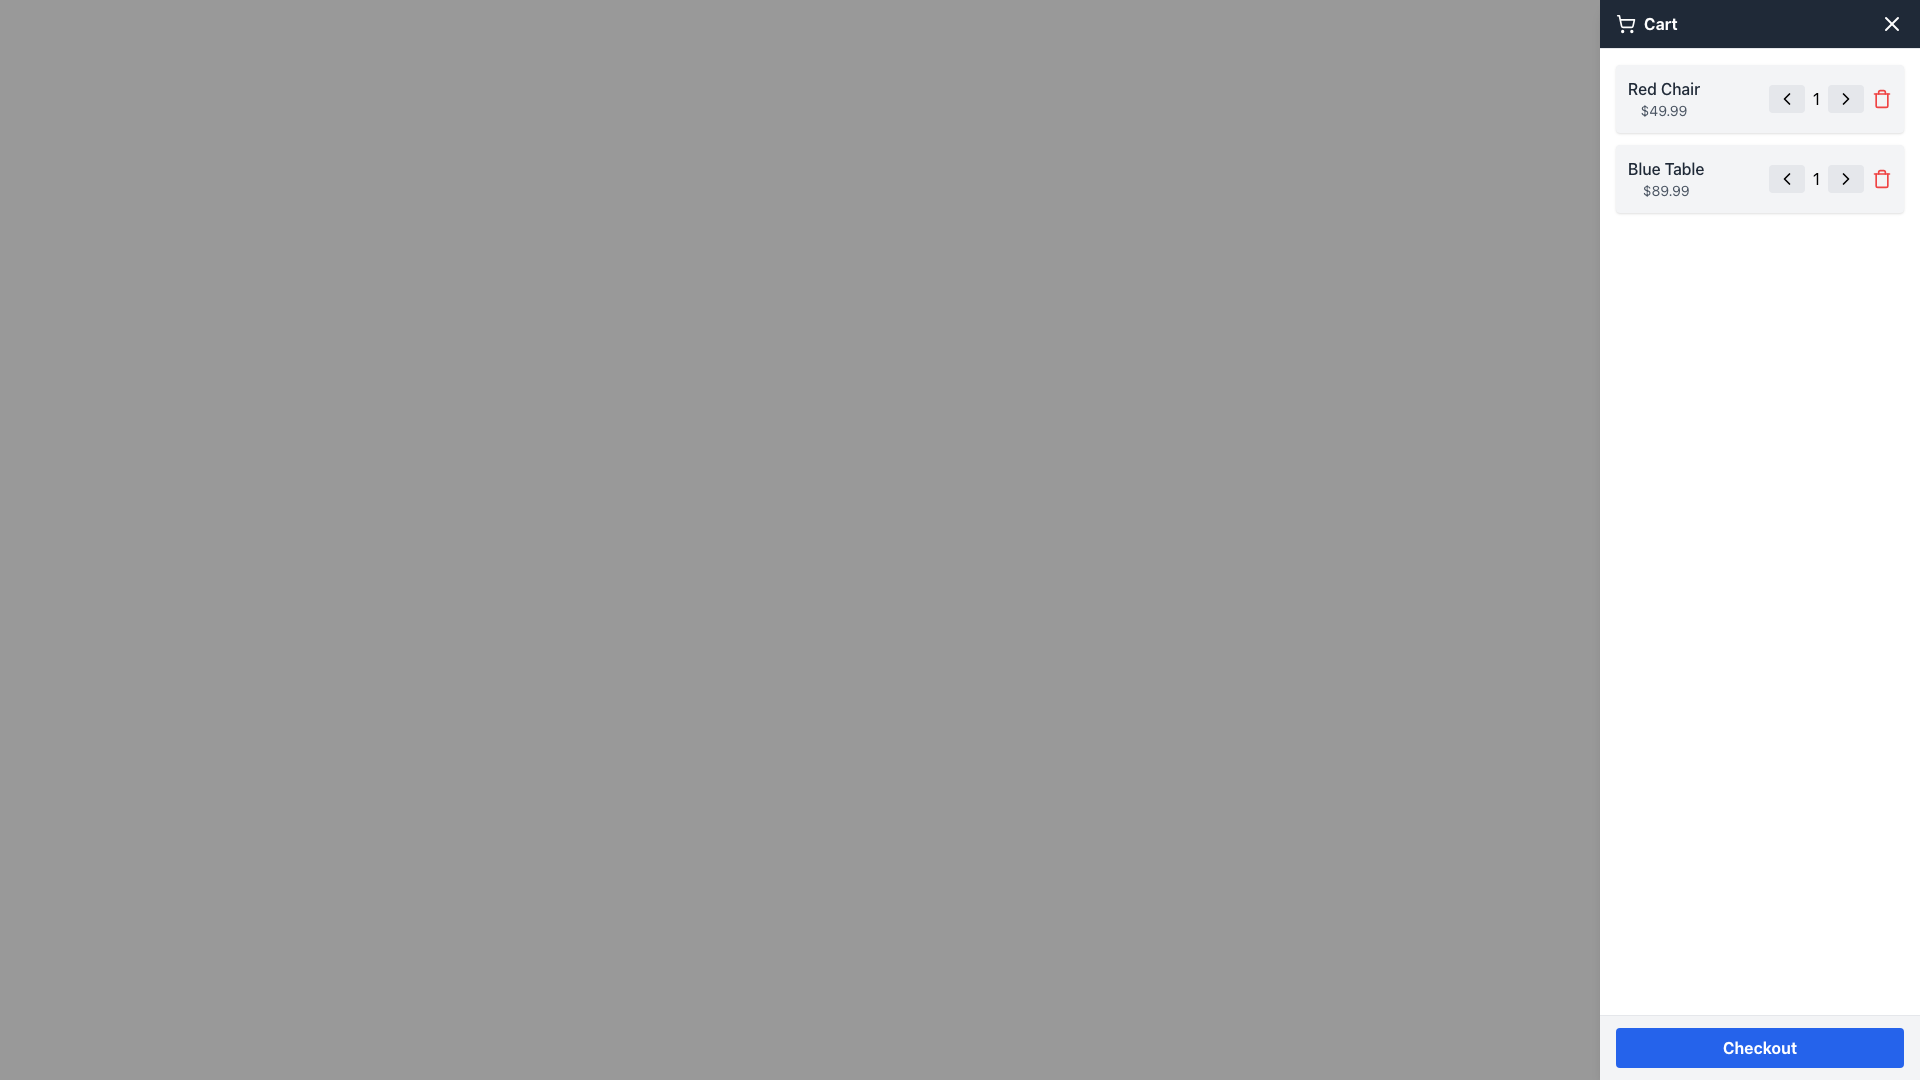  Describe the element at coordinates (1626, 23) in the screenshot. I see `the shopping cart icon located on the left side of the navigation bar, immediately adjacent to the 'Cart' text label` at that location.